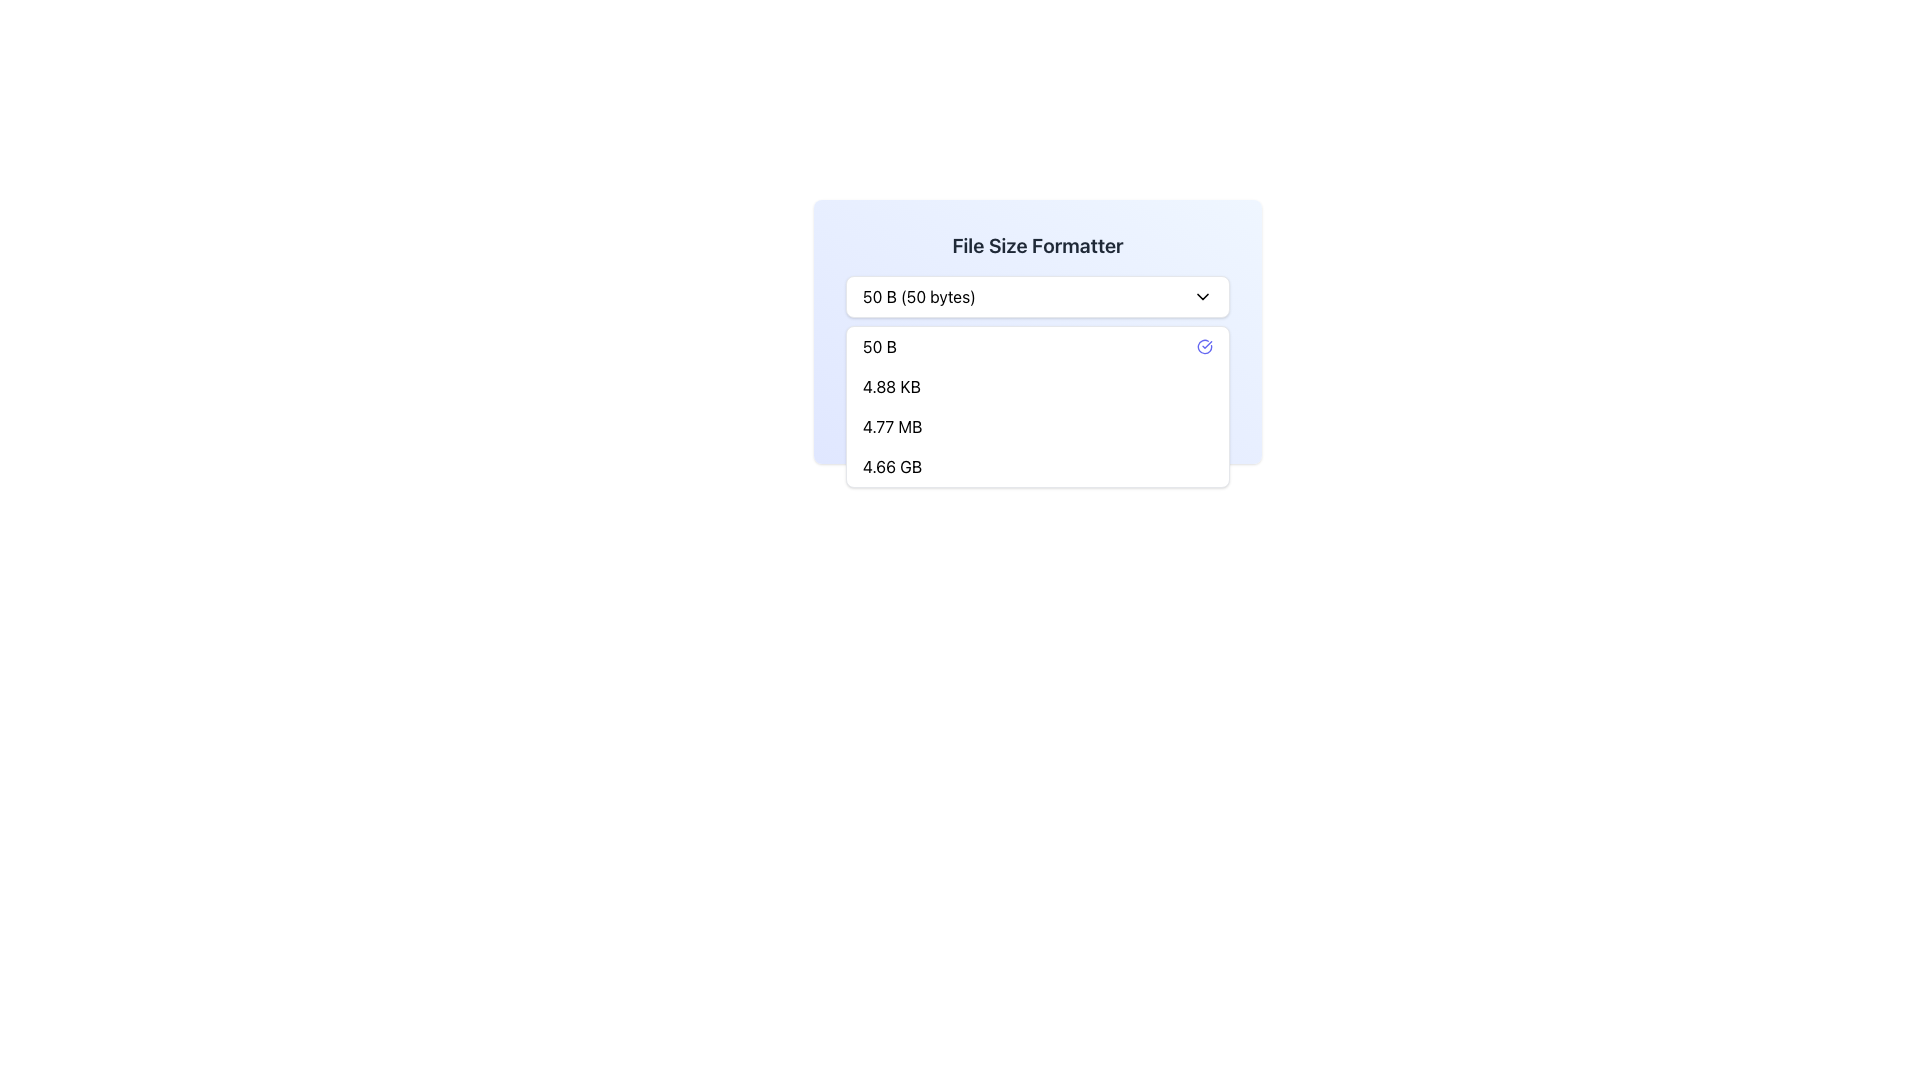 The height and width of the screenshot is (1080, 1920). I want to click on the third item in the dropdown menu labeled '4.77 MB', which is positioned beneath '4.88 KB' and above '4.66 GB', so click(1037, 406).